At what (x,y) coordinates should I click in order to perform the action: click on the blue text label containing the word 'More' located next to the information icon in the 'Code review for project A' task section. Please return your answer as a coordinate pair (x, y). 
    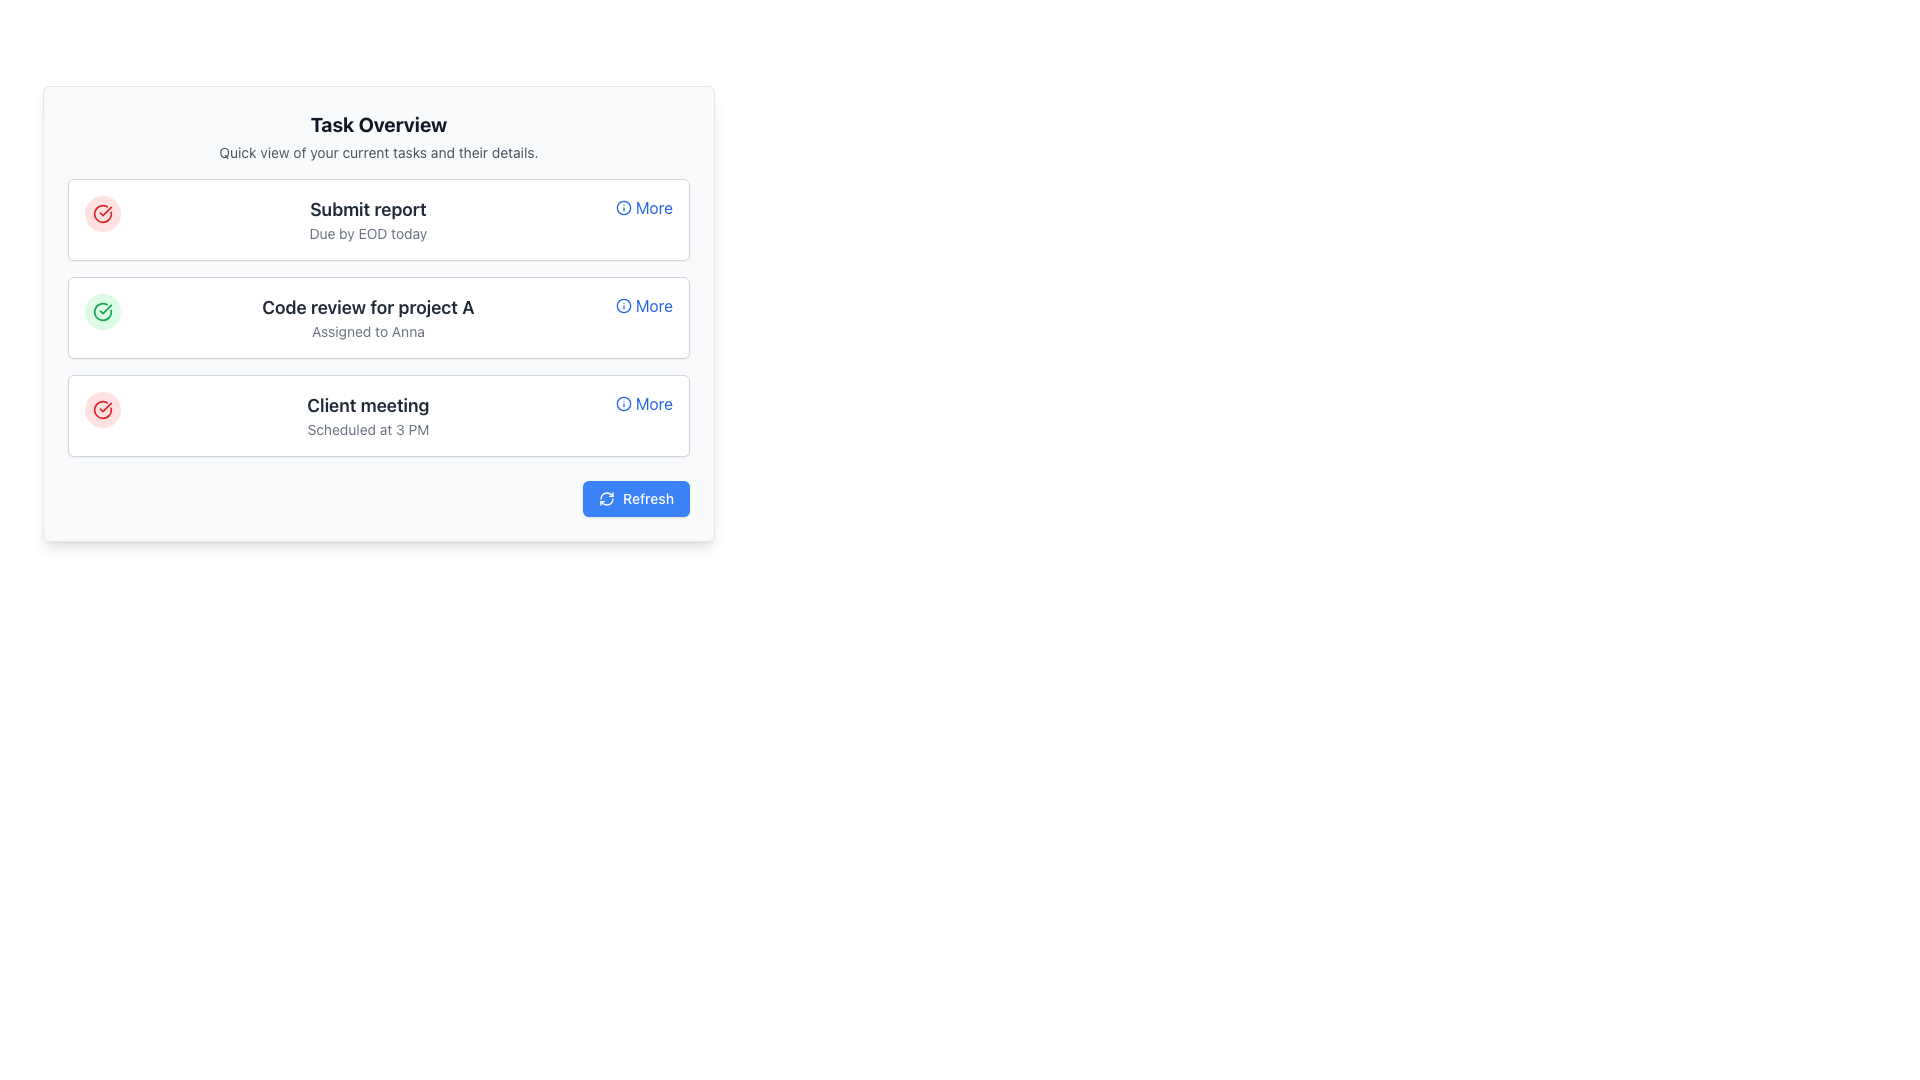
    Looking at the image, I should click on (654, 305).